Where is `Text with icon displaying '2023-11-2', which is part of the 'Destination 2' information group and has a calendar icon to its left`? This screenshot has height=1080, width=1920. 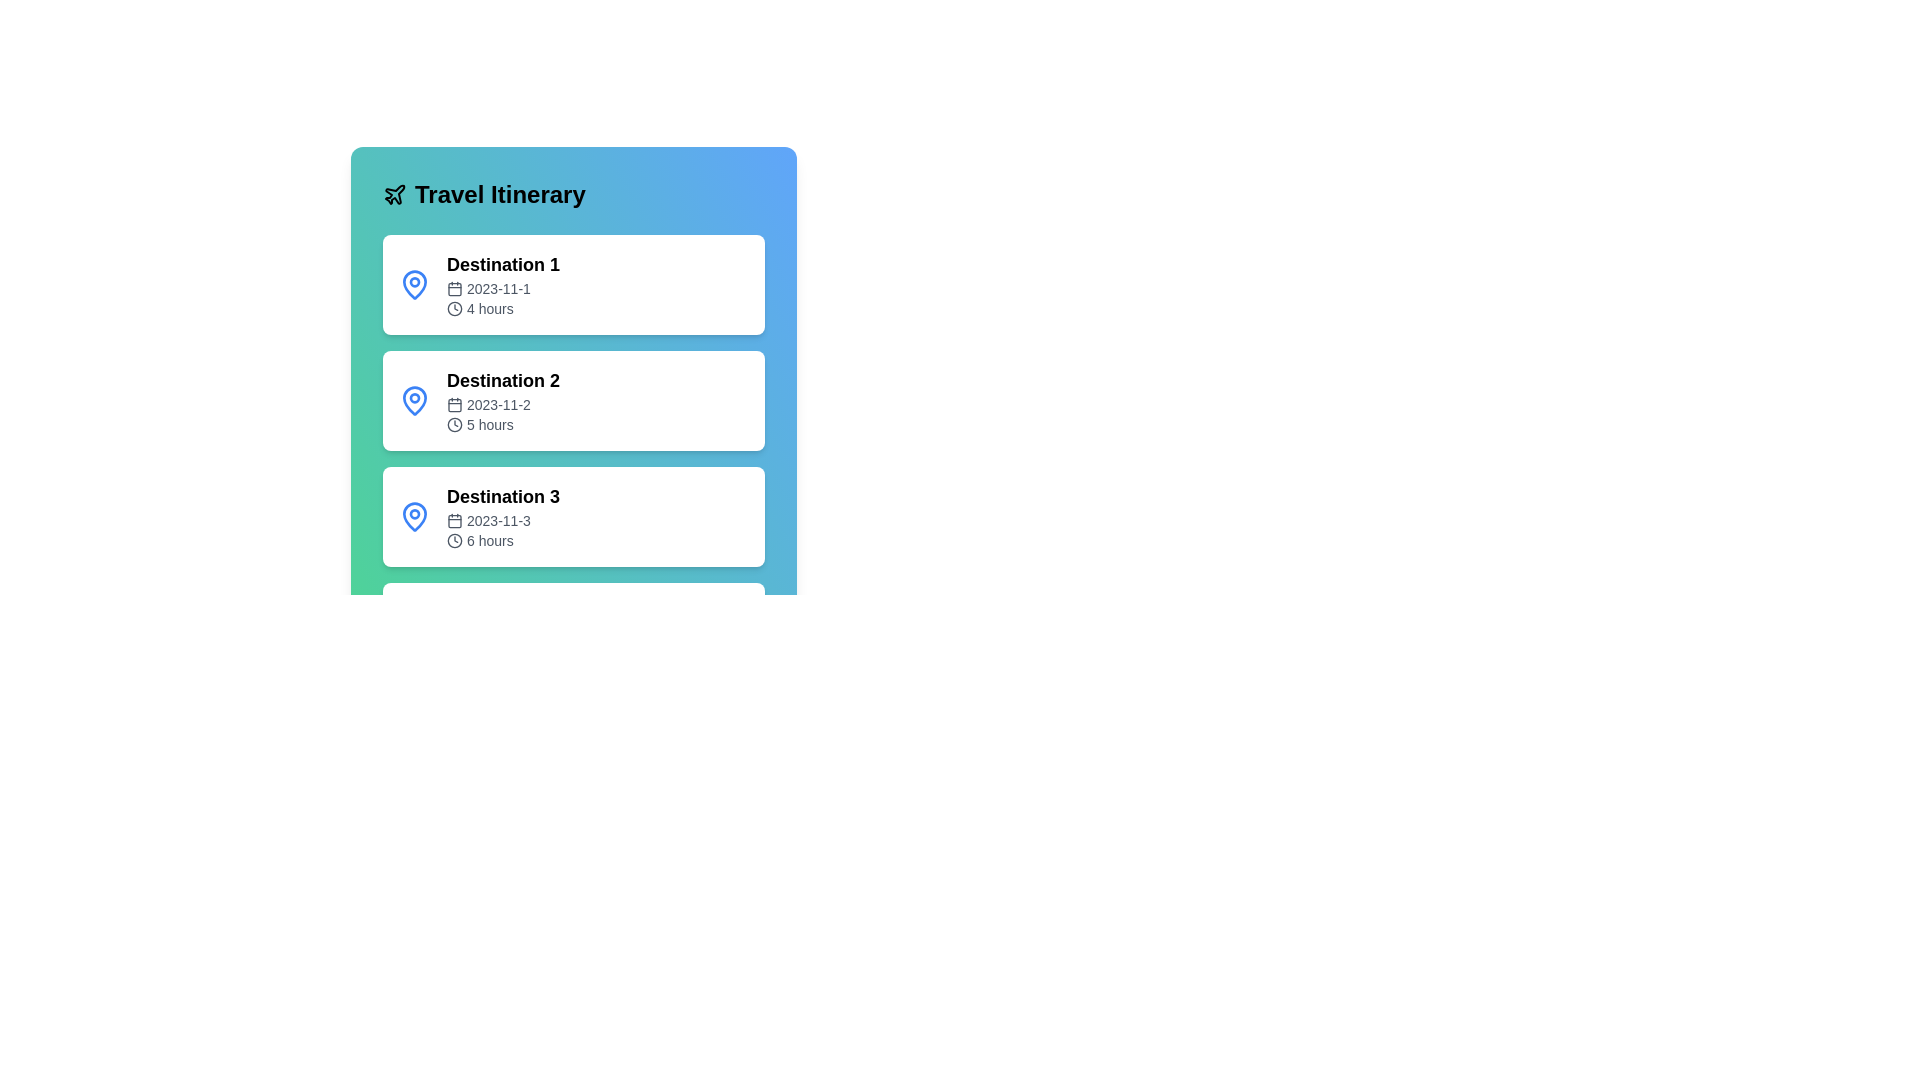
Text with icon displaying '2023-11-2', which is part of the 'Destination 2' information group and has a calendar icon to its left is located at coordinates (503, 405).